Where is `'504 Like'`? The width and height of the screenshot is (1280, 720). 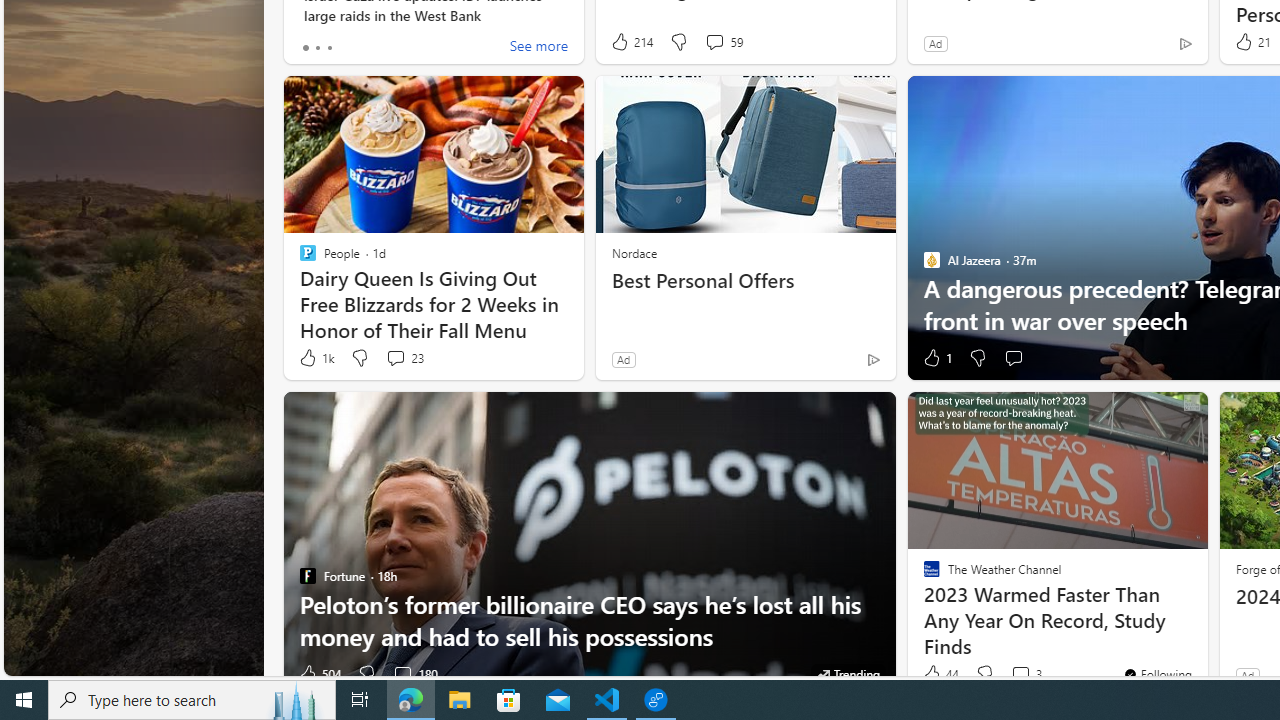 '504 Like' is located at coordinates (318, 674).